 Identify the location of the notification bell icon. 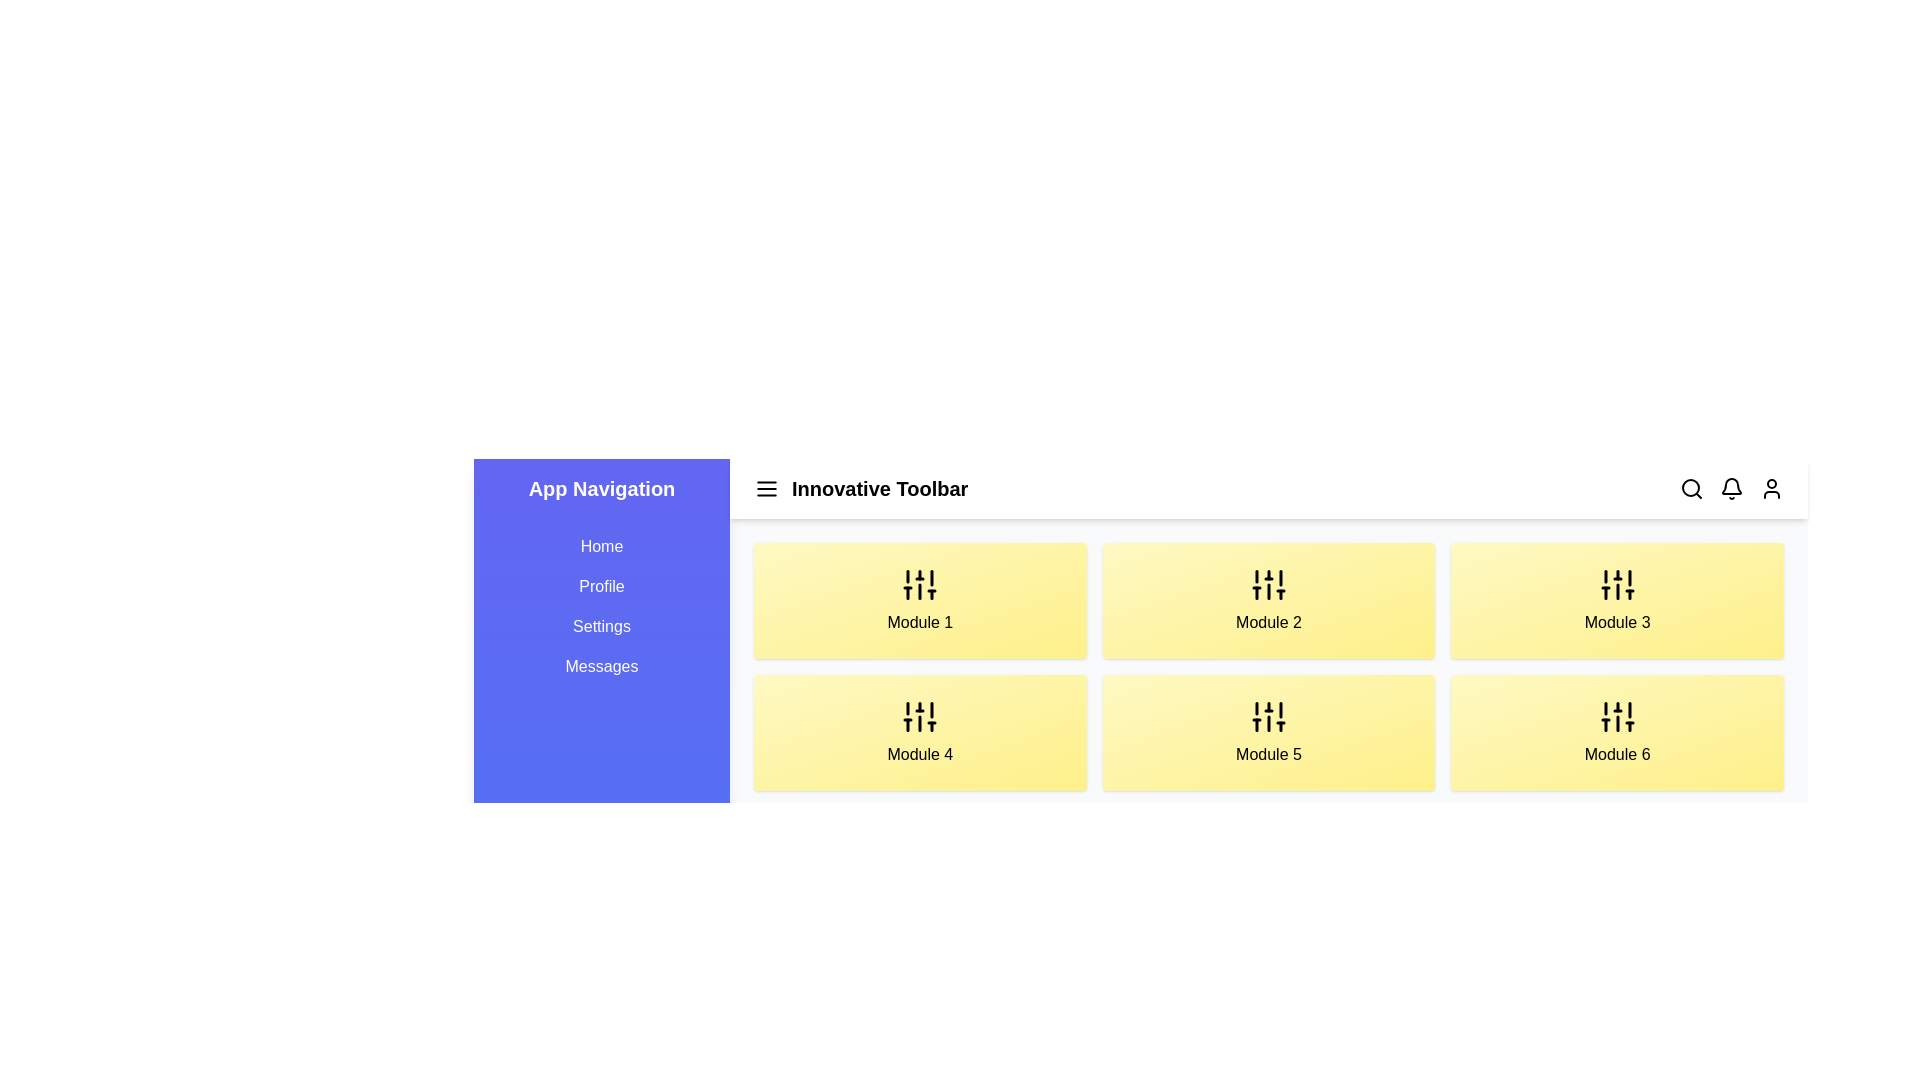
(1731, 489).